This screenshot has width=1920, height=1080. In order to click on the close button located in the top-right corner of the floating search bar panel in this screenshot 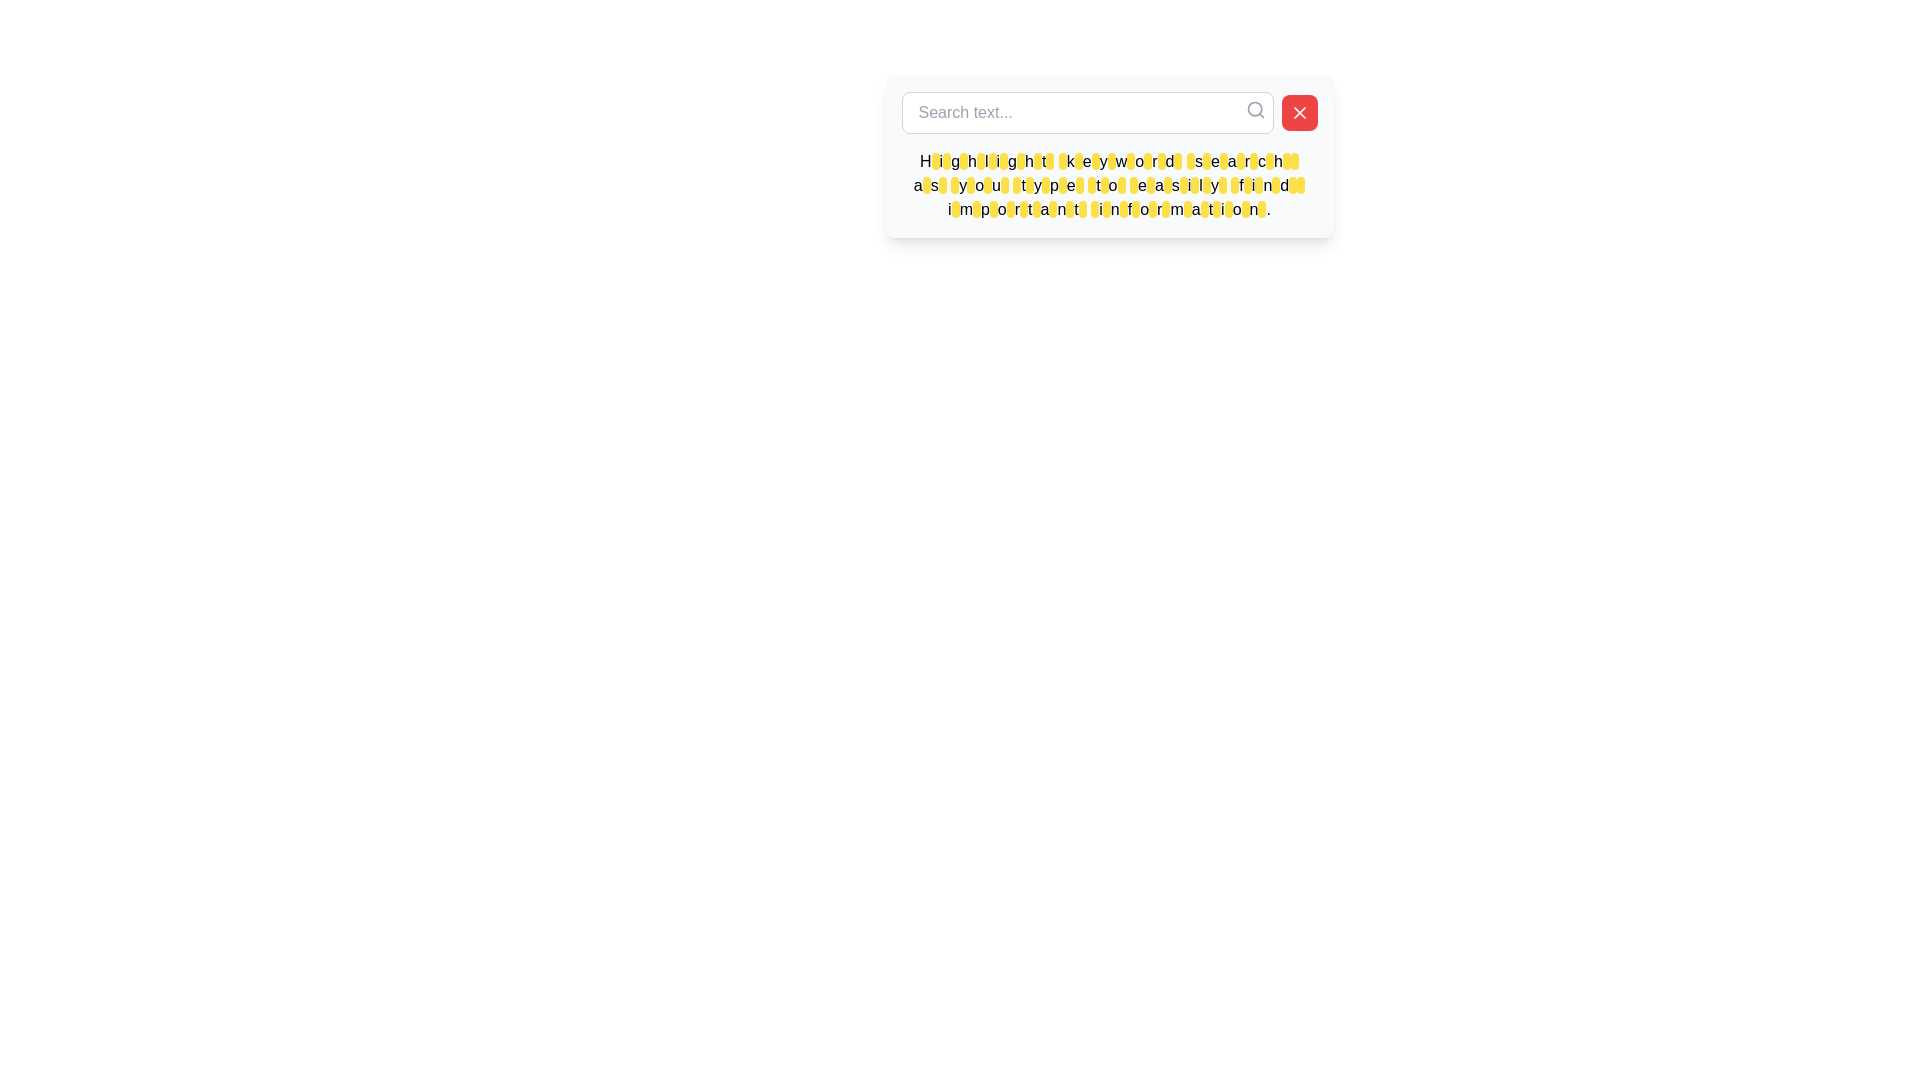, I will do `click(1299, 112)`.